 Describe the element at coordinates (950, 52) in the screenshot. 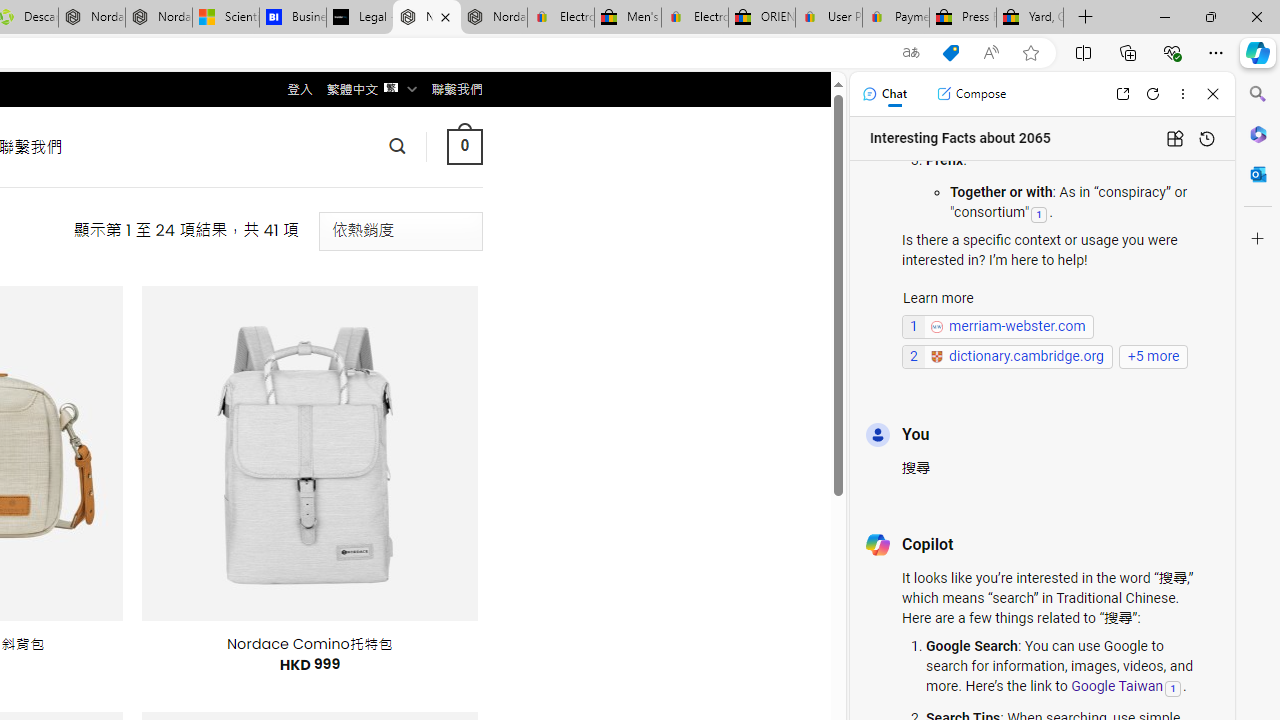

I see `'This site has coupons! Shopping in Microsoft Edge'` at that location.